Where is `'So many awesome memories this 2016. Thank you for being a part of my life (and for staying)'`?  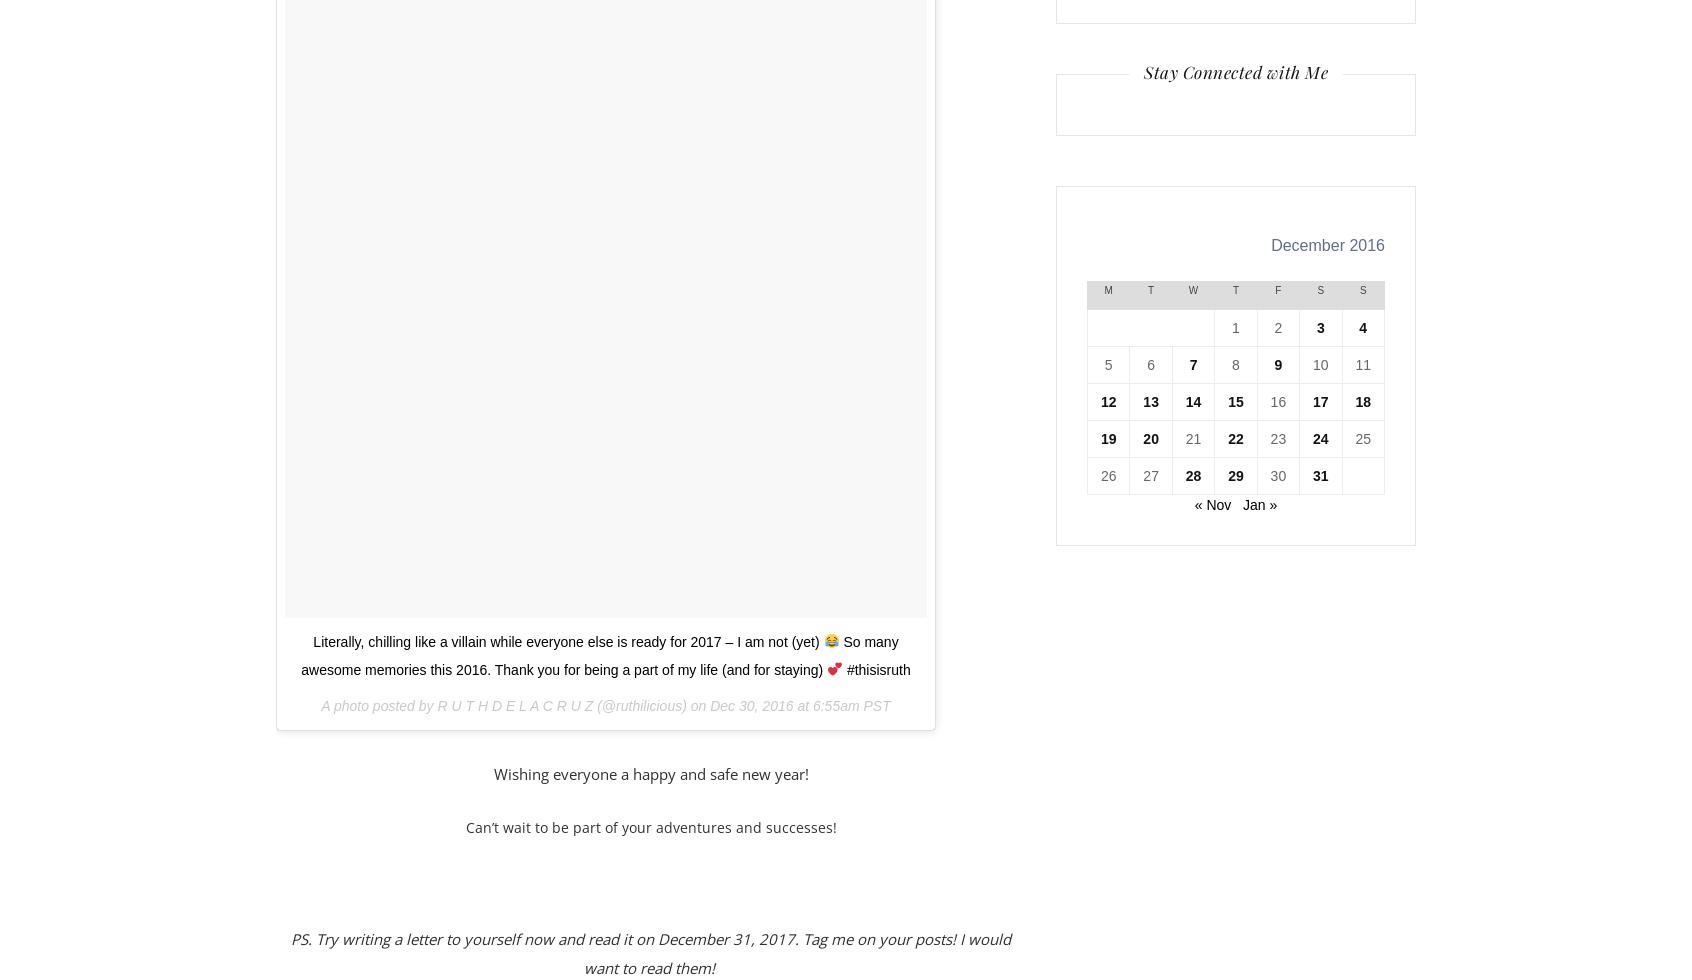
'So many awesome memories this 2016. Thank you for being a part of my life (and for staying)' is located at coordinates (598, 655).